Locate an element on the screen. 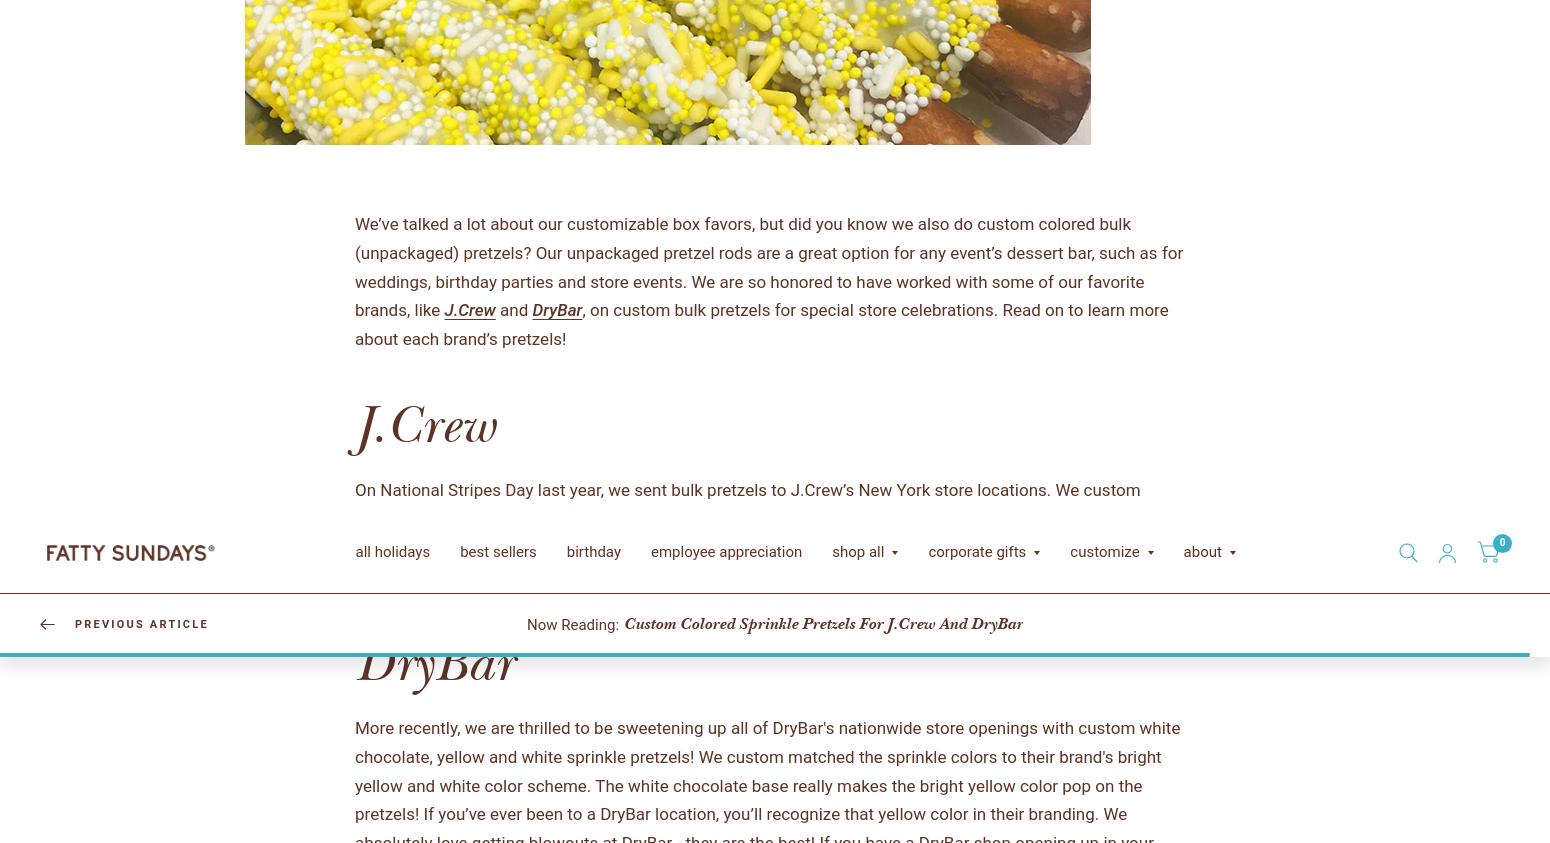 The height and width of the screenshot is (843, 1550). 'Email' is located at coordinates (787, 726).